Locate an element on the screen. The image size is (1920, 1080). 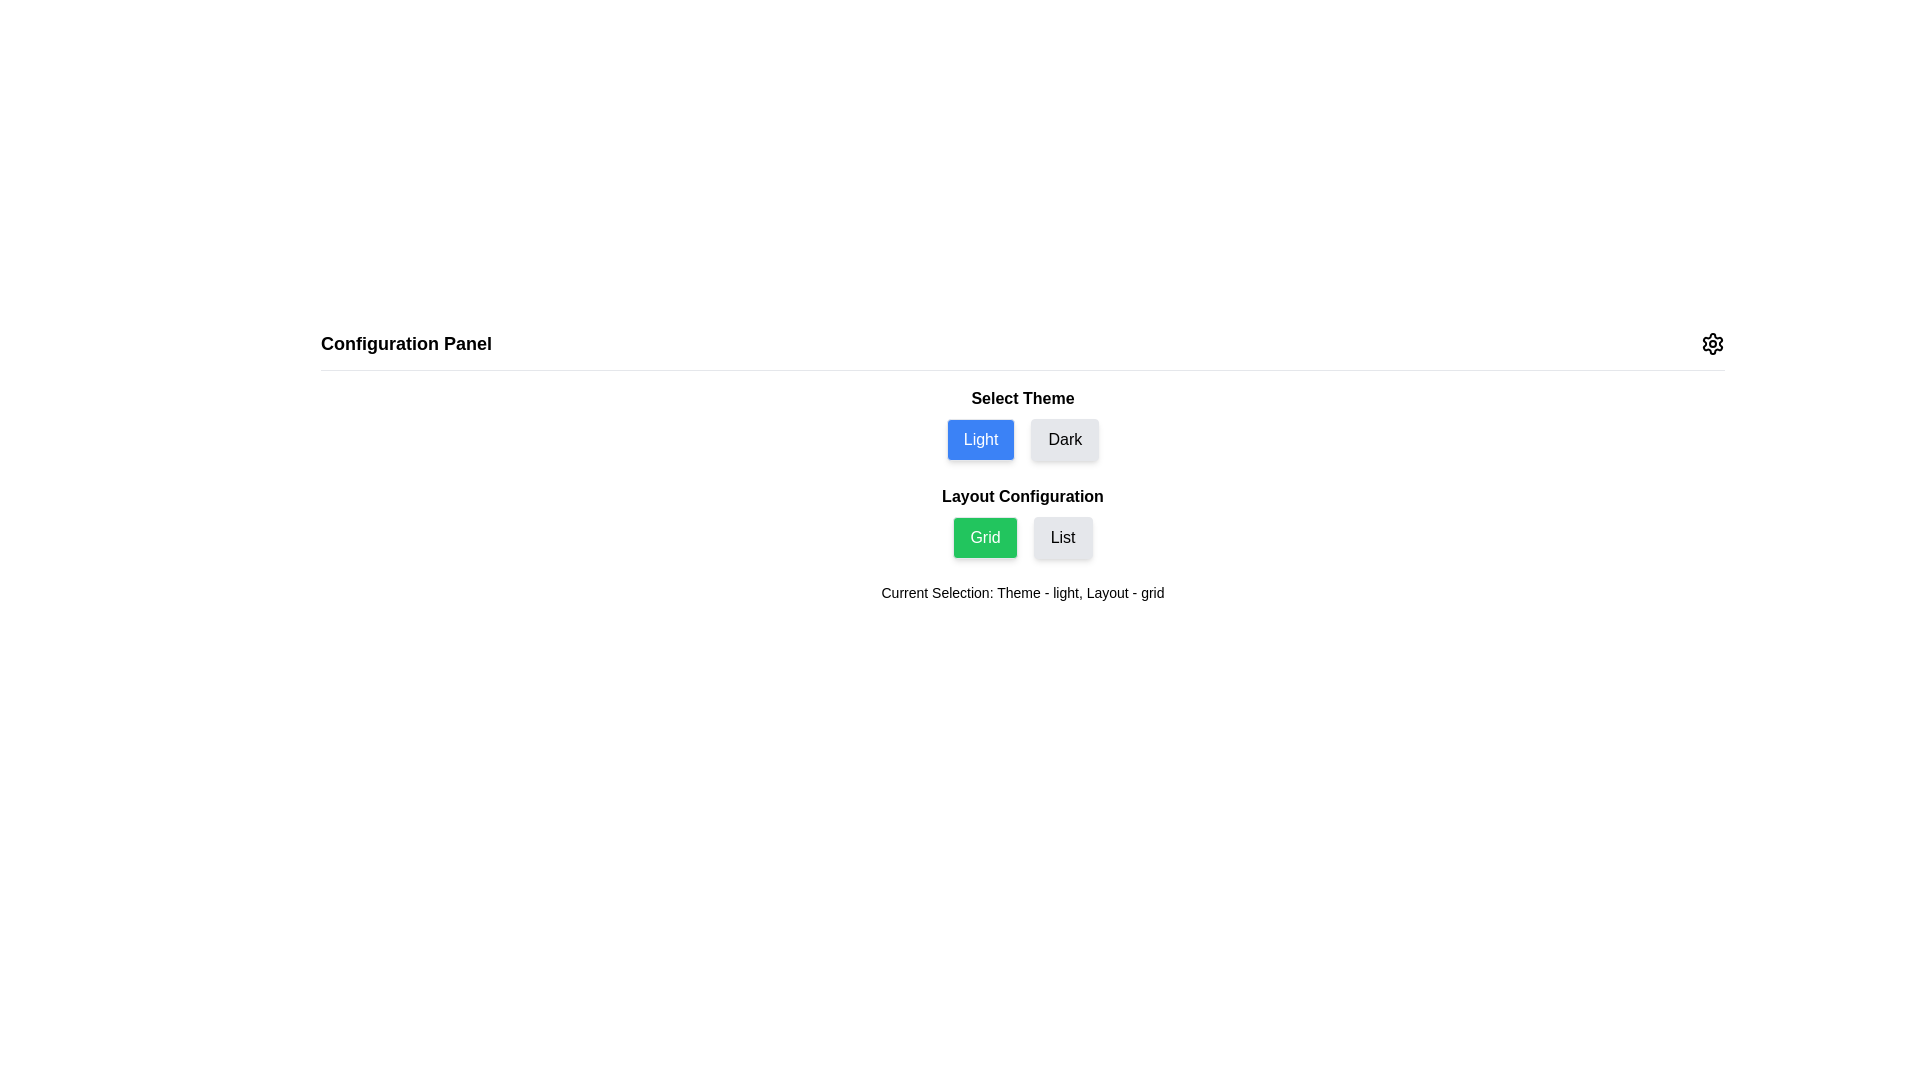
the 'Light' button, which is a rectangular button with white text on a blue background, located in the 'Select Theme' section is located at coordinates (981, 438).